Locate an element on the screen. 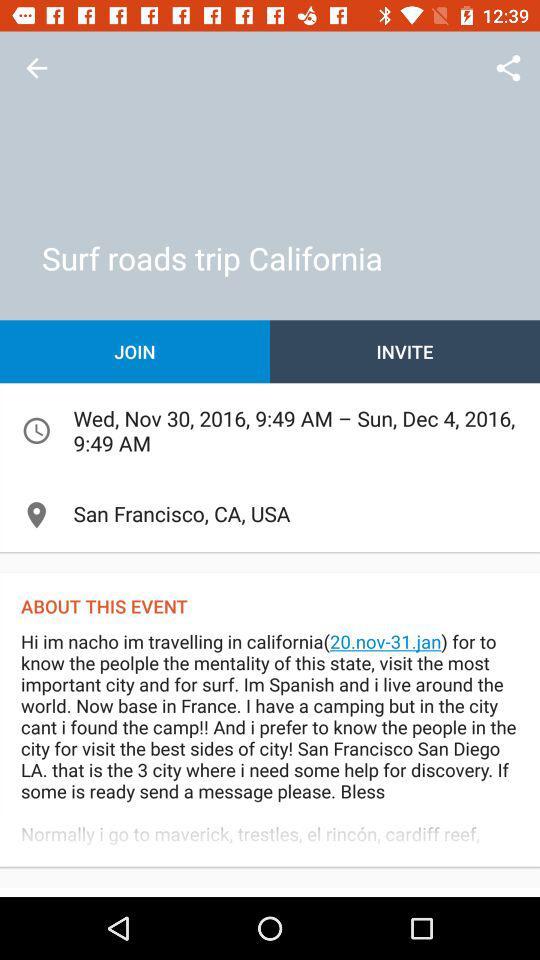 The width and height of the screenshot is (540, 960). item to the left of the invite icon is located at coordinates (135, 351).